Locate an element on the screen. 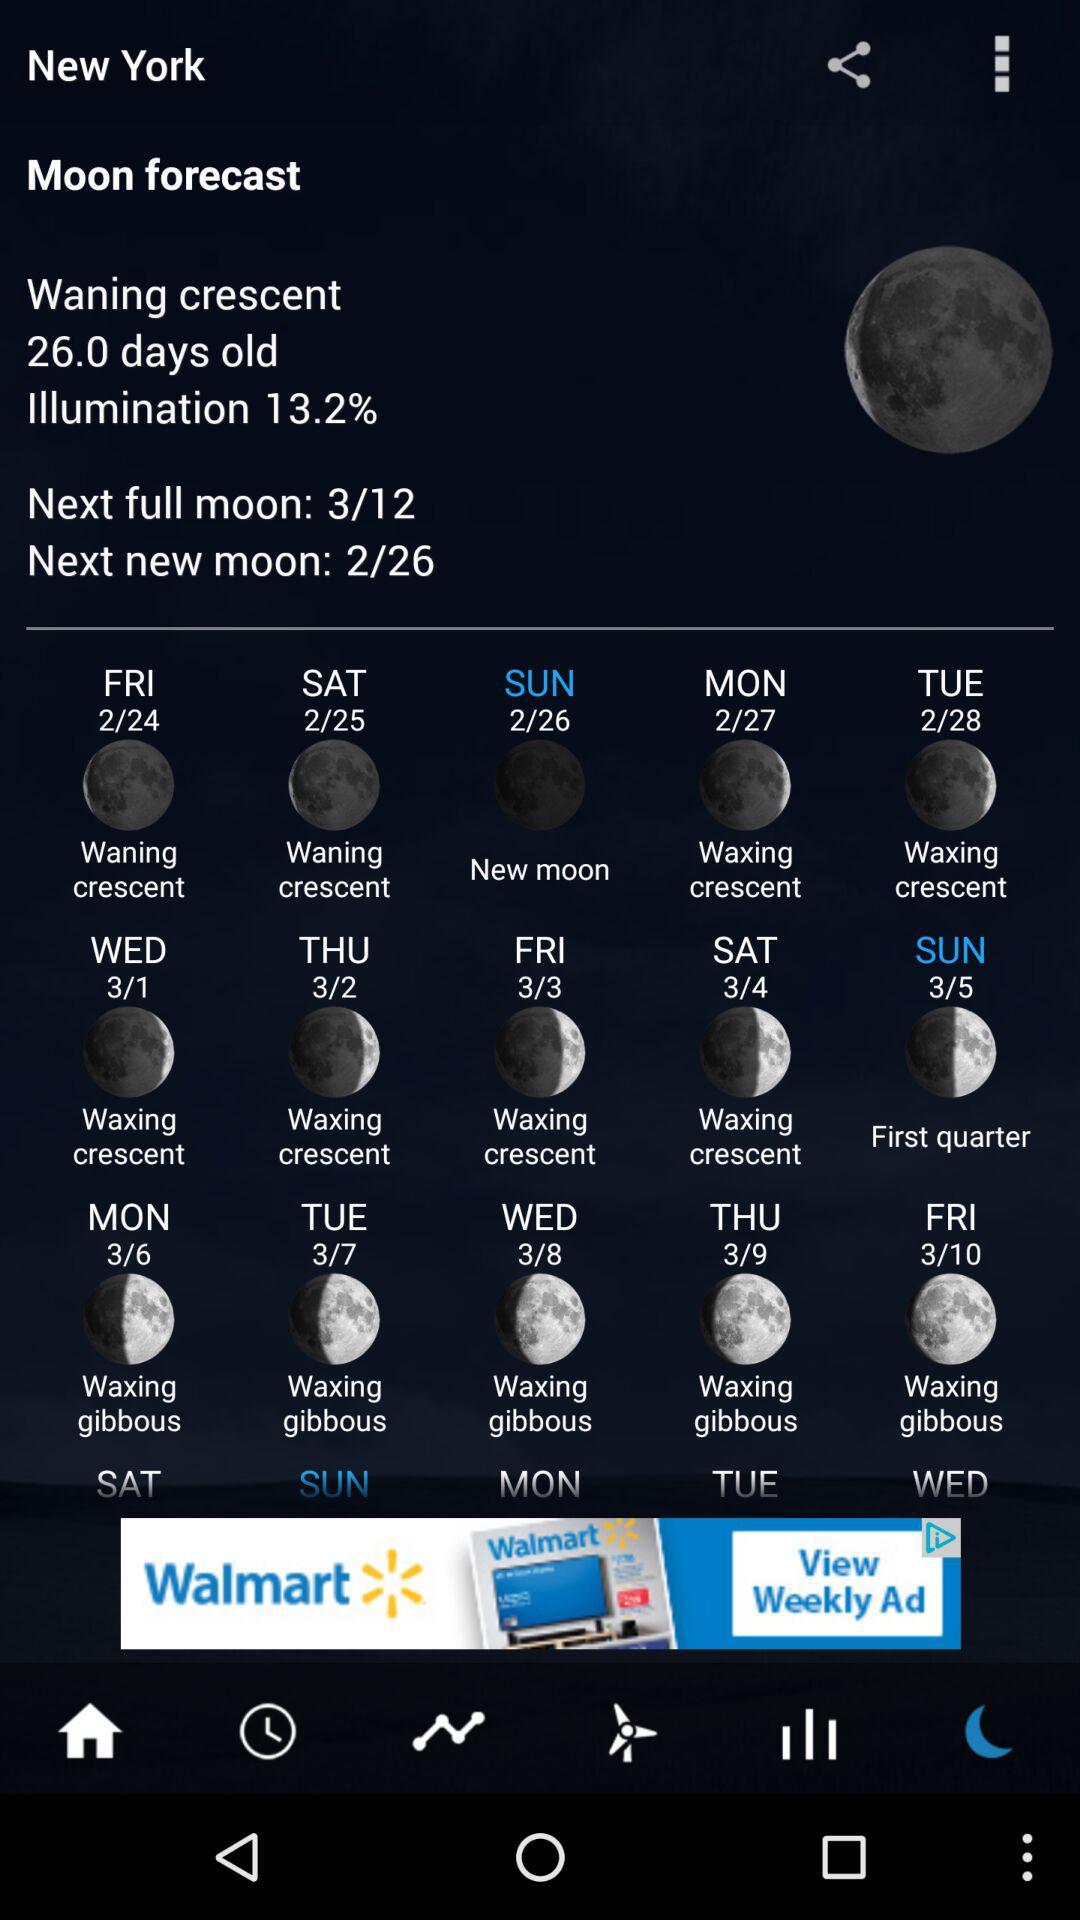  wind check button is located at coordinates (628, 1728).